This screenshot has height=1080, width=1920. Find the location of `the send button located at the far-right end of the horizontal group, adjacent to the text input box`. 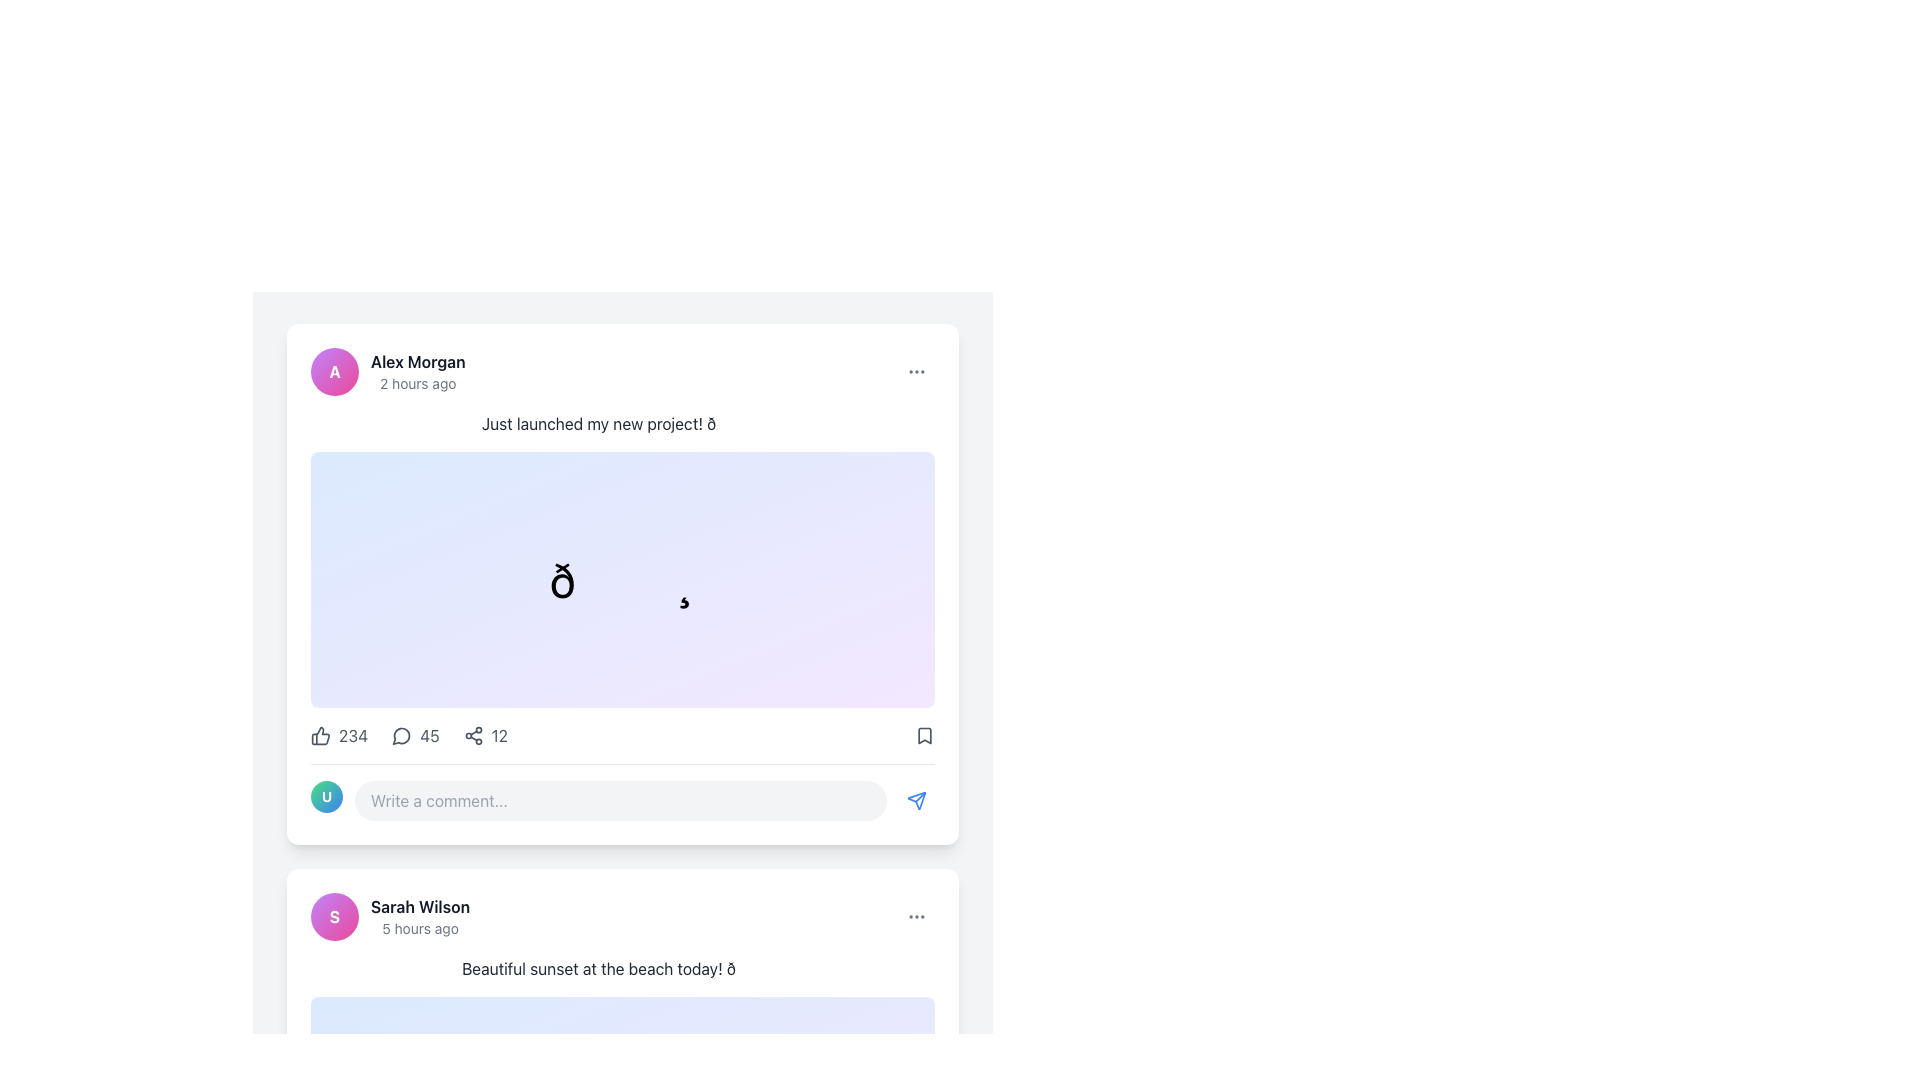

the send button located at the far-right end of the horizontal group, adjacent to the text input box is located at coordinates (915, 800).